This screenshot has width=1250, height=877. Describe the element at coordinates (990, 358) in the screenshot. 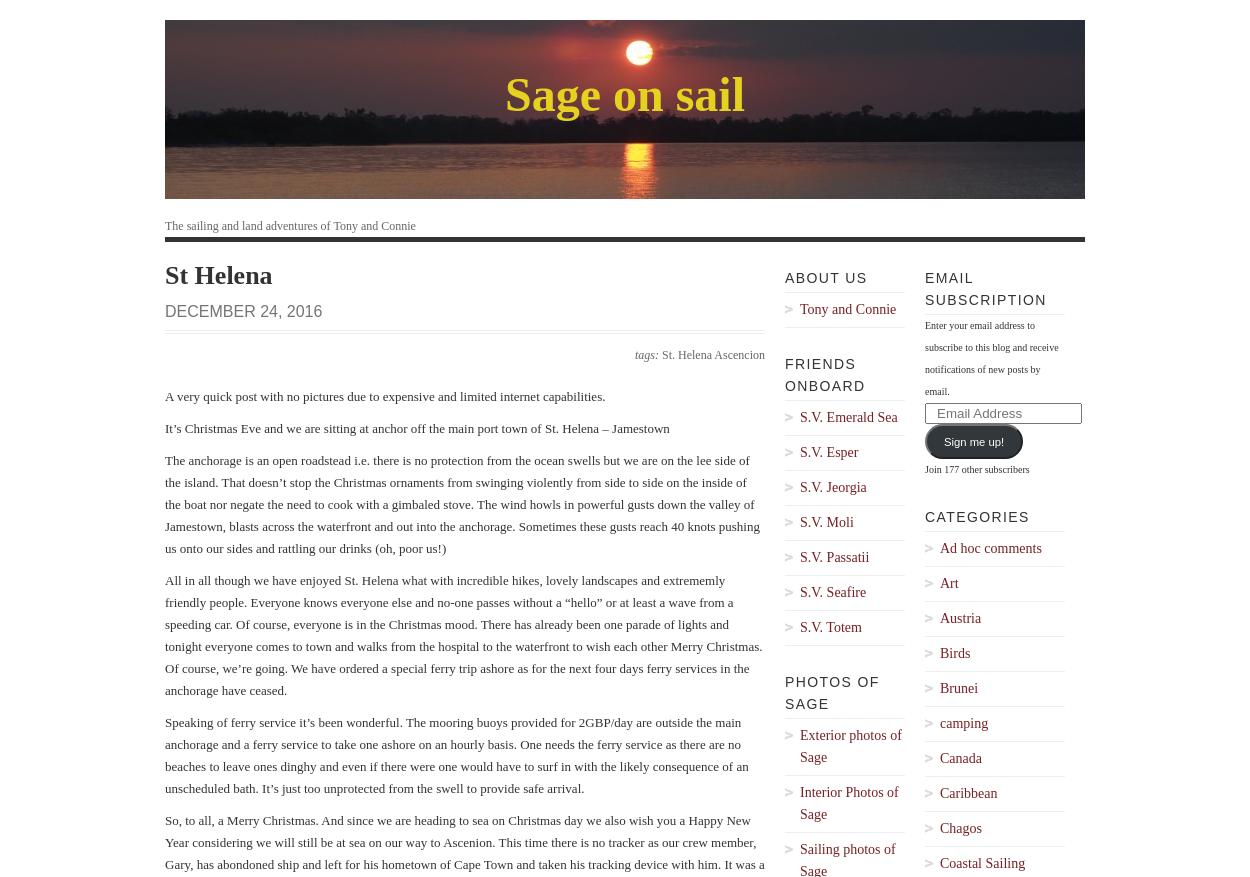

I see `'Enter your email address to subscribe to this blog and receive notifications of new posts by email.'` at that location.